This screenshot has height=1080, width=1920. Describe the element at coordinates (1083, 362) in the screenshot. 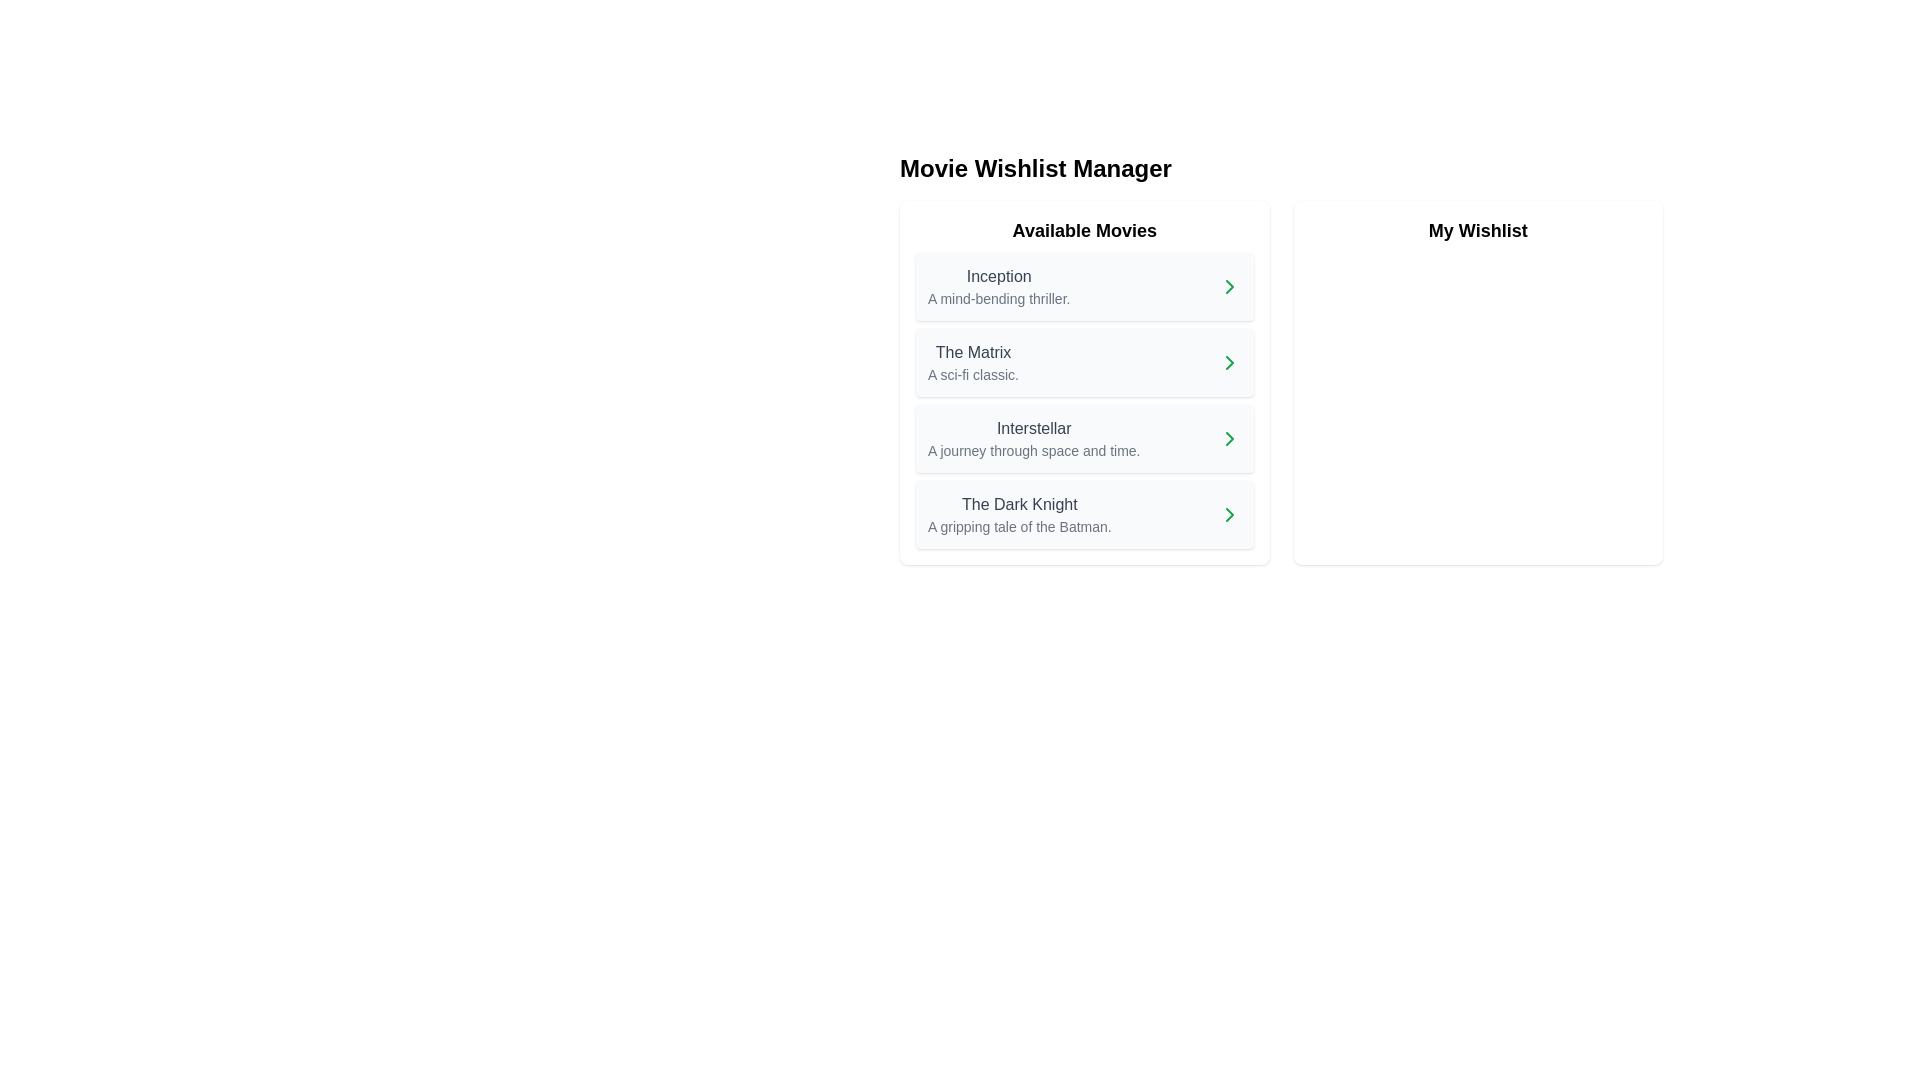

I see `the List Item for 'The Matrix' to view more details about the movie` at that location.